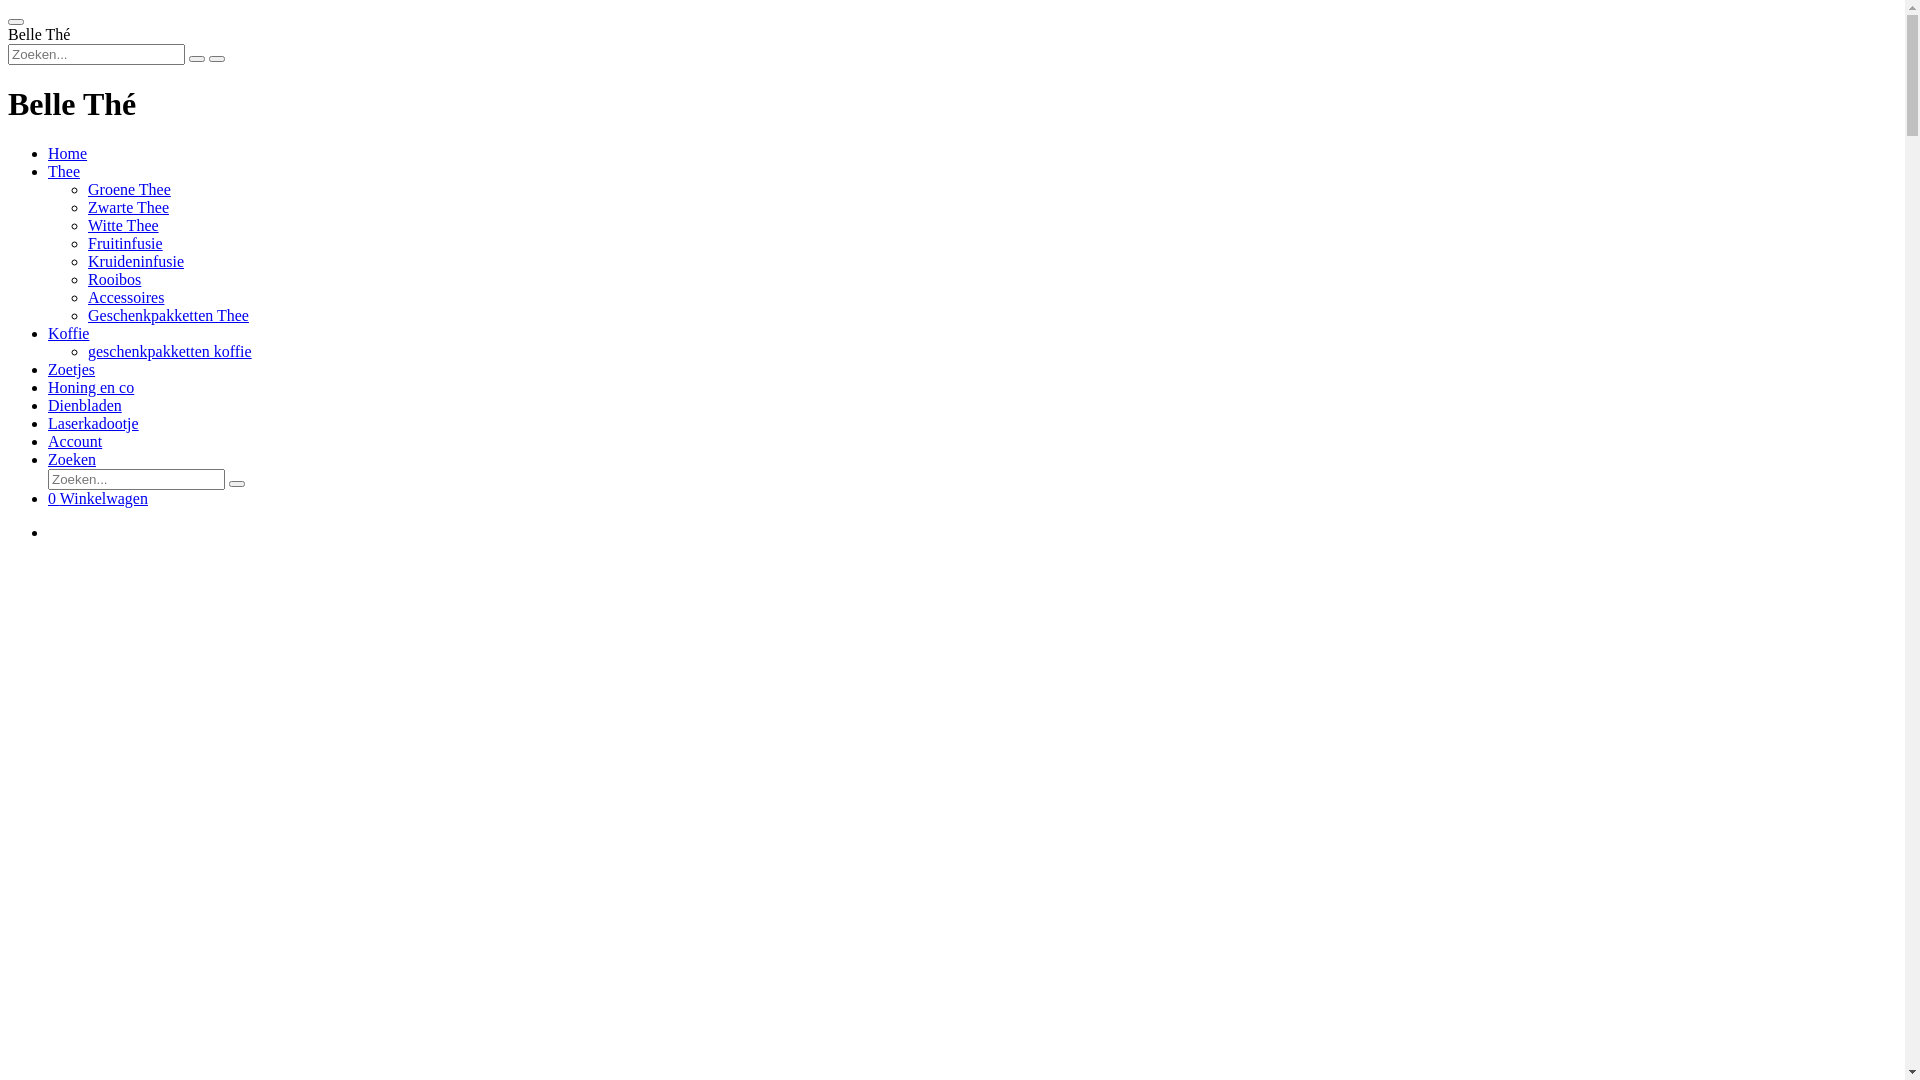  I want to click on 'Account', so click(48, 440).